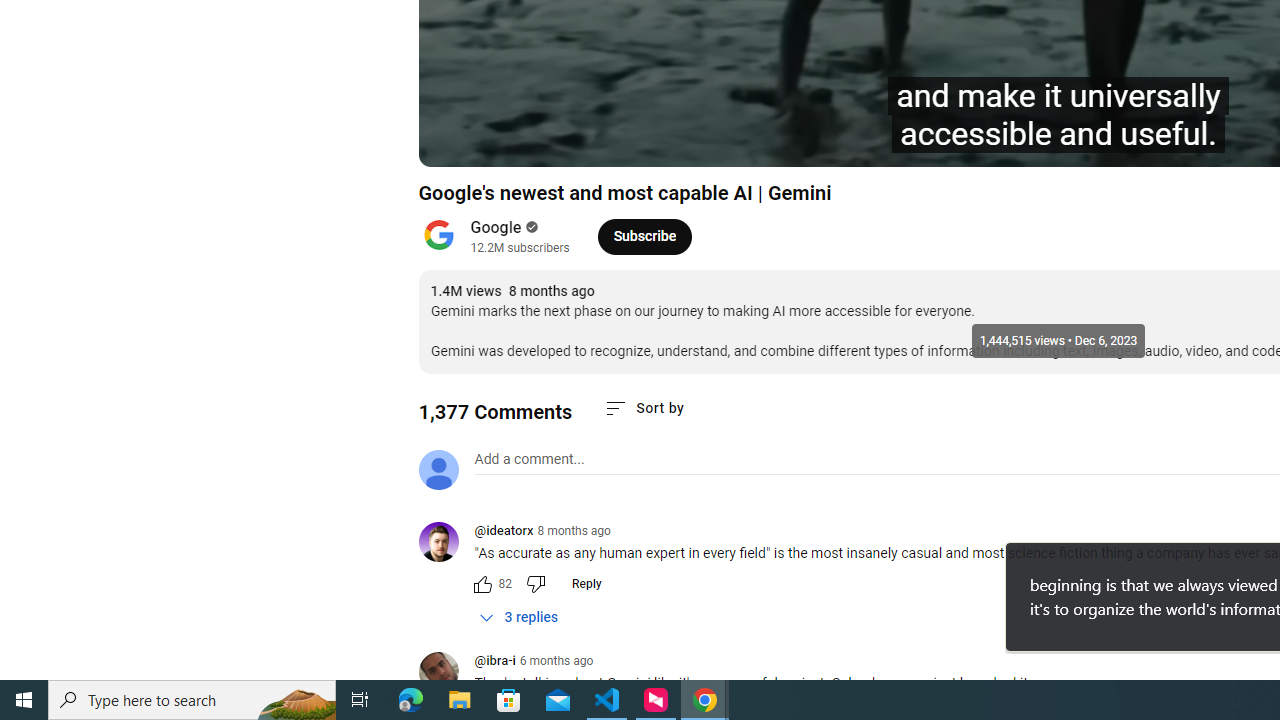 The height and width of the screenshot is (720, 1280). What do you see at coordinates (644, 407) in the screenshot?
I see `'Sort comments'` at bounding box center [644, 407].